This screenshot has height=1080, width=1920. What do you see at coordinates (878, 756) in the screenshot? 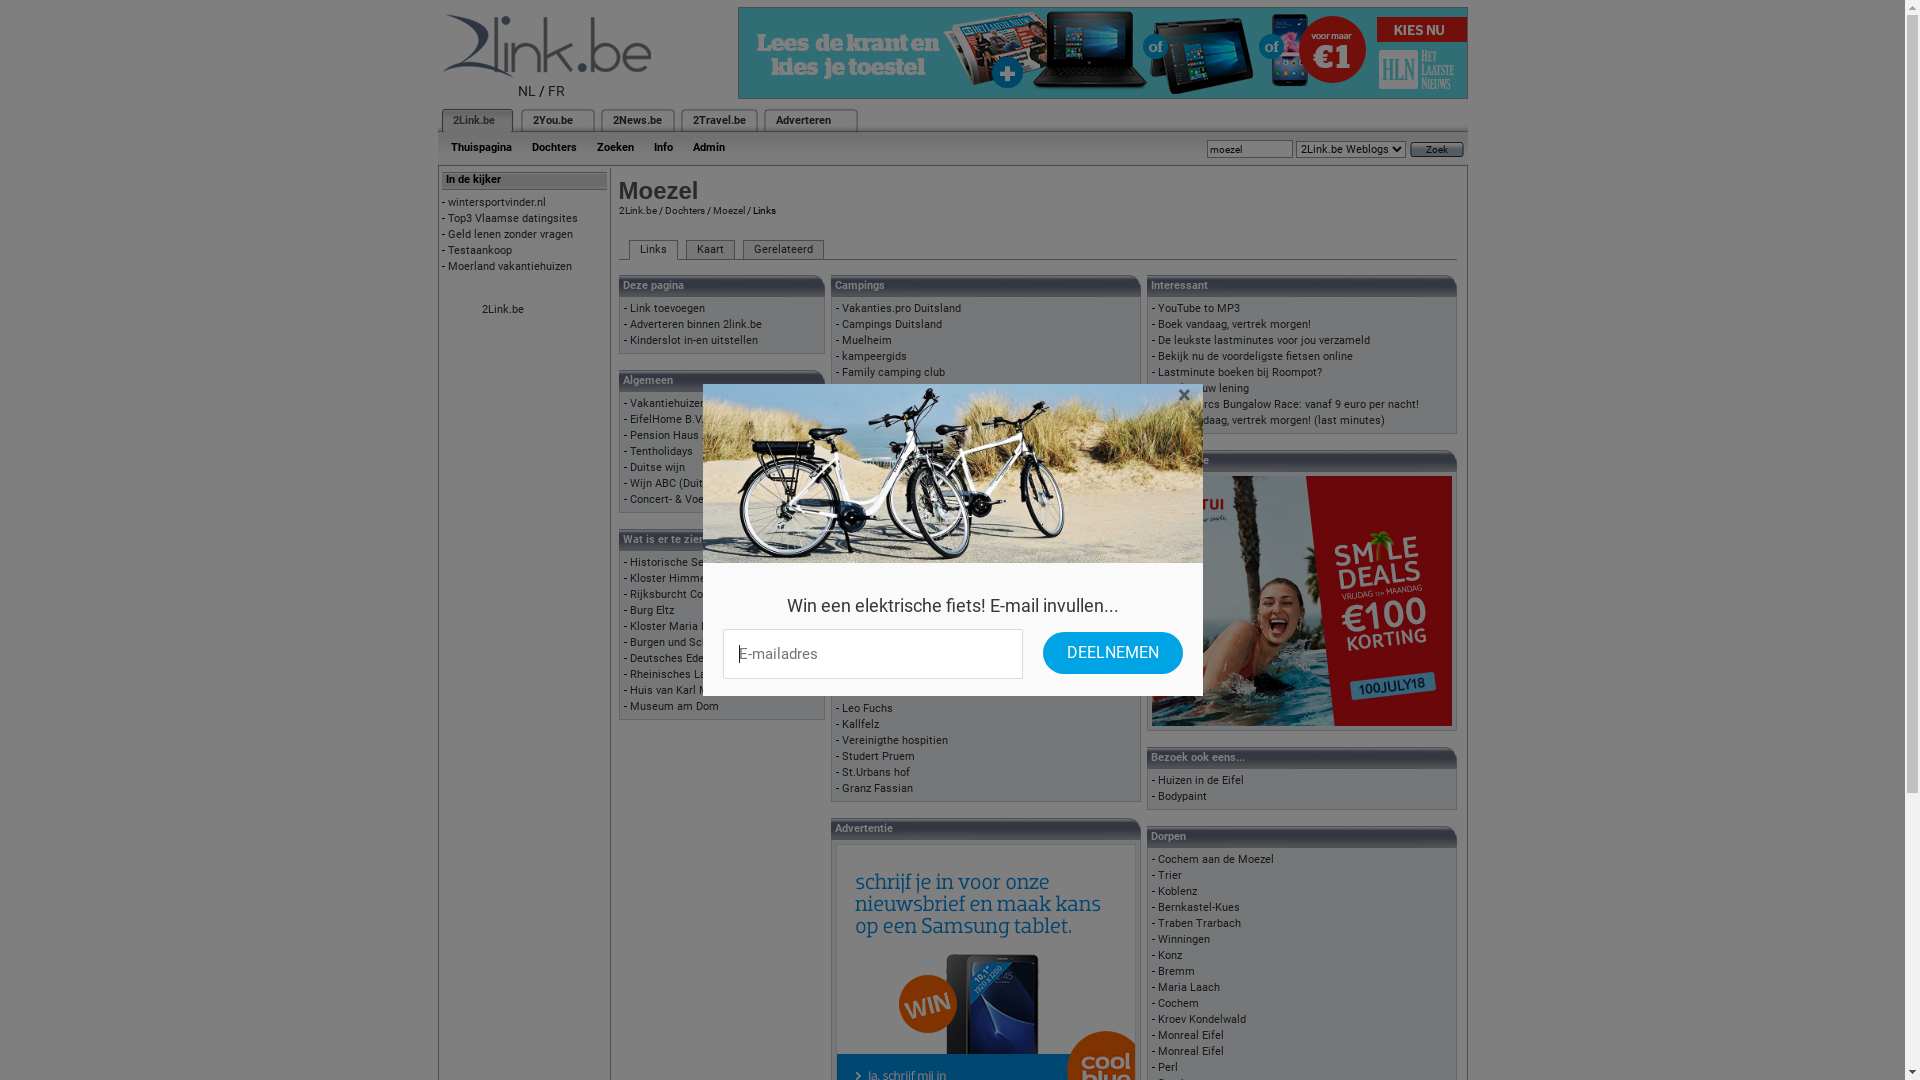
I see `'Studert Pruem'` at bounding box center [878, 756].